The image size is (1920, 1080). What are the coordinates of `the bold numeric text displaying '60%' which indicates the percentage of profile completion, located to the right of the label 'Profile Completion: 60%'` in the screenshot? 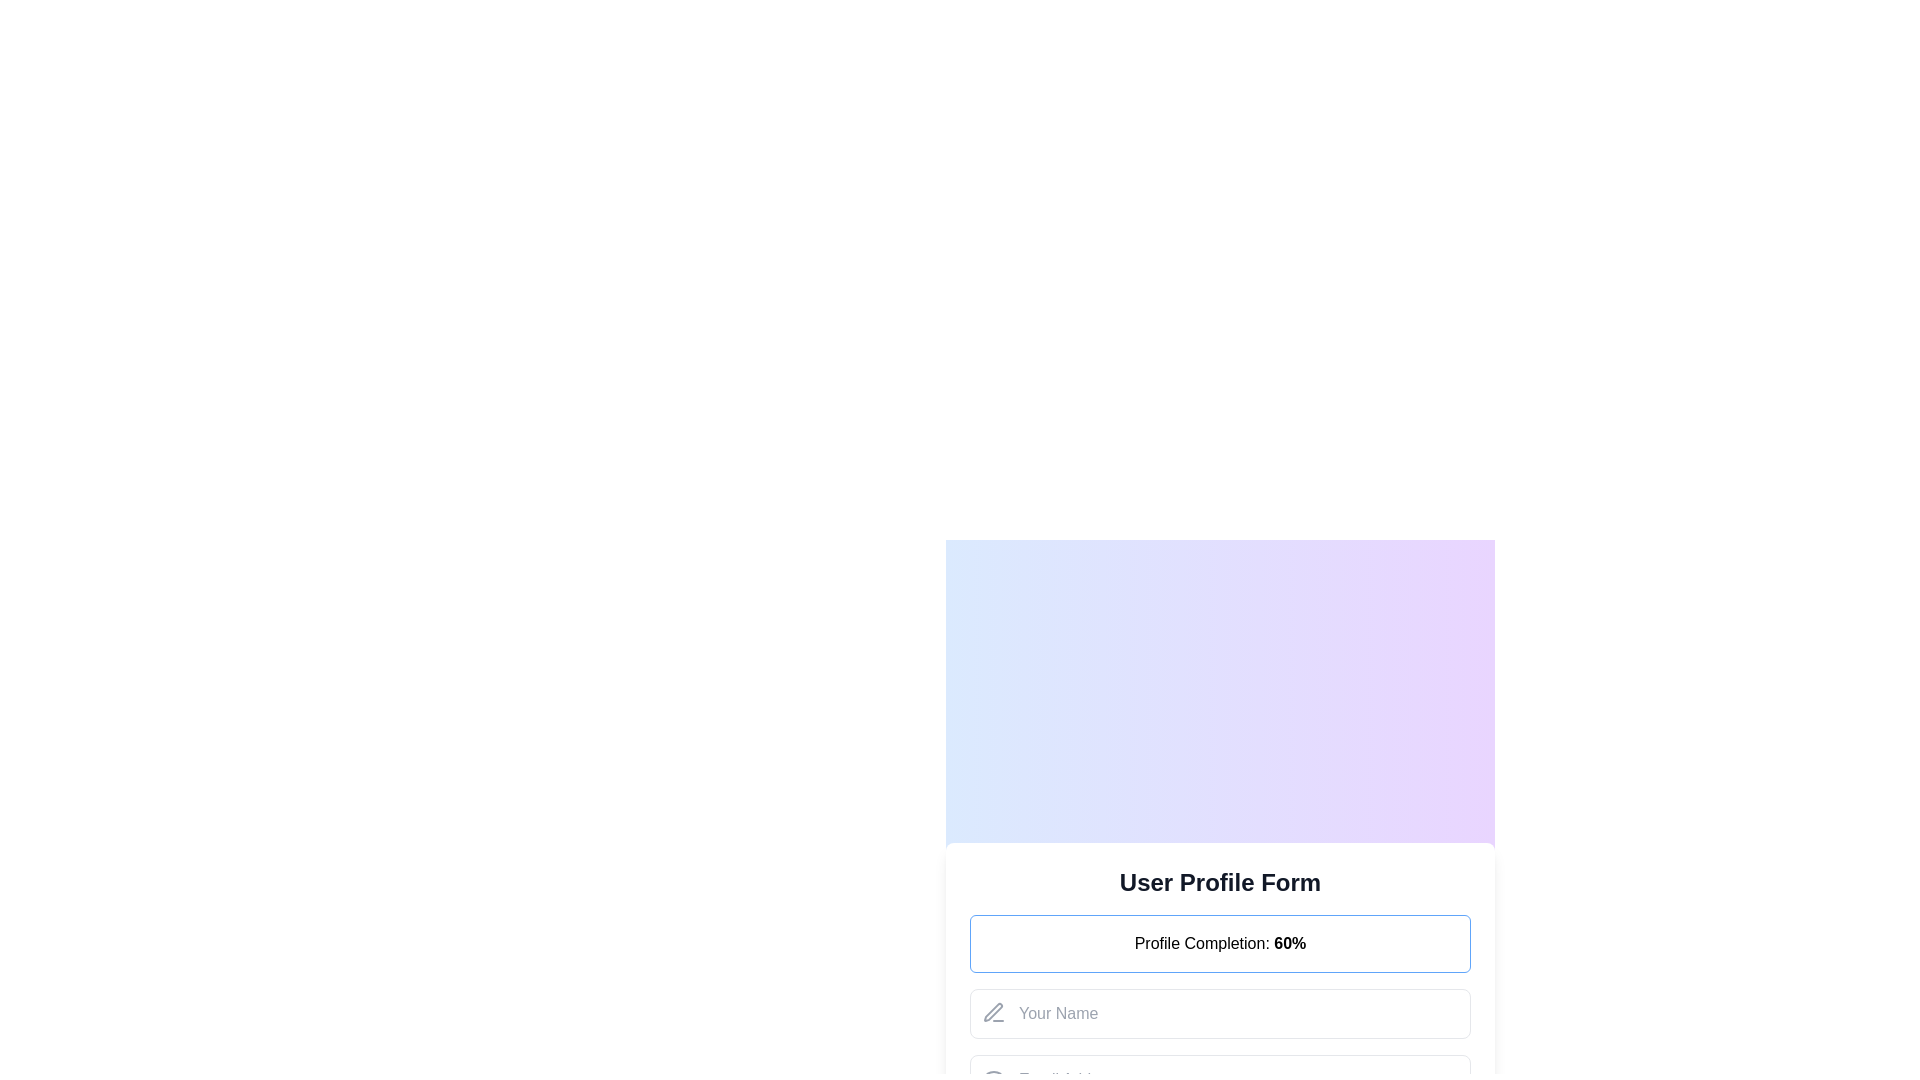 It's located at (1290, 942).